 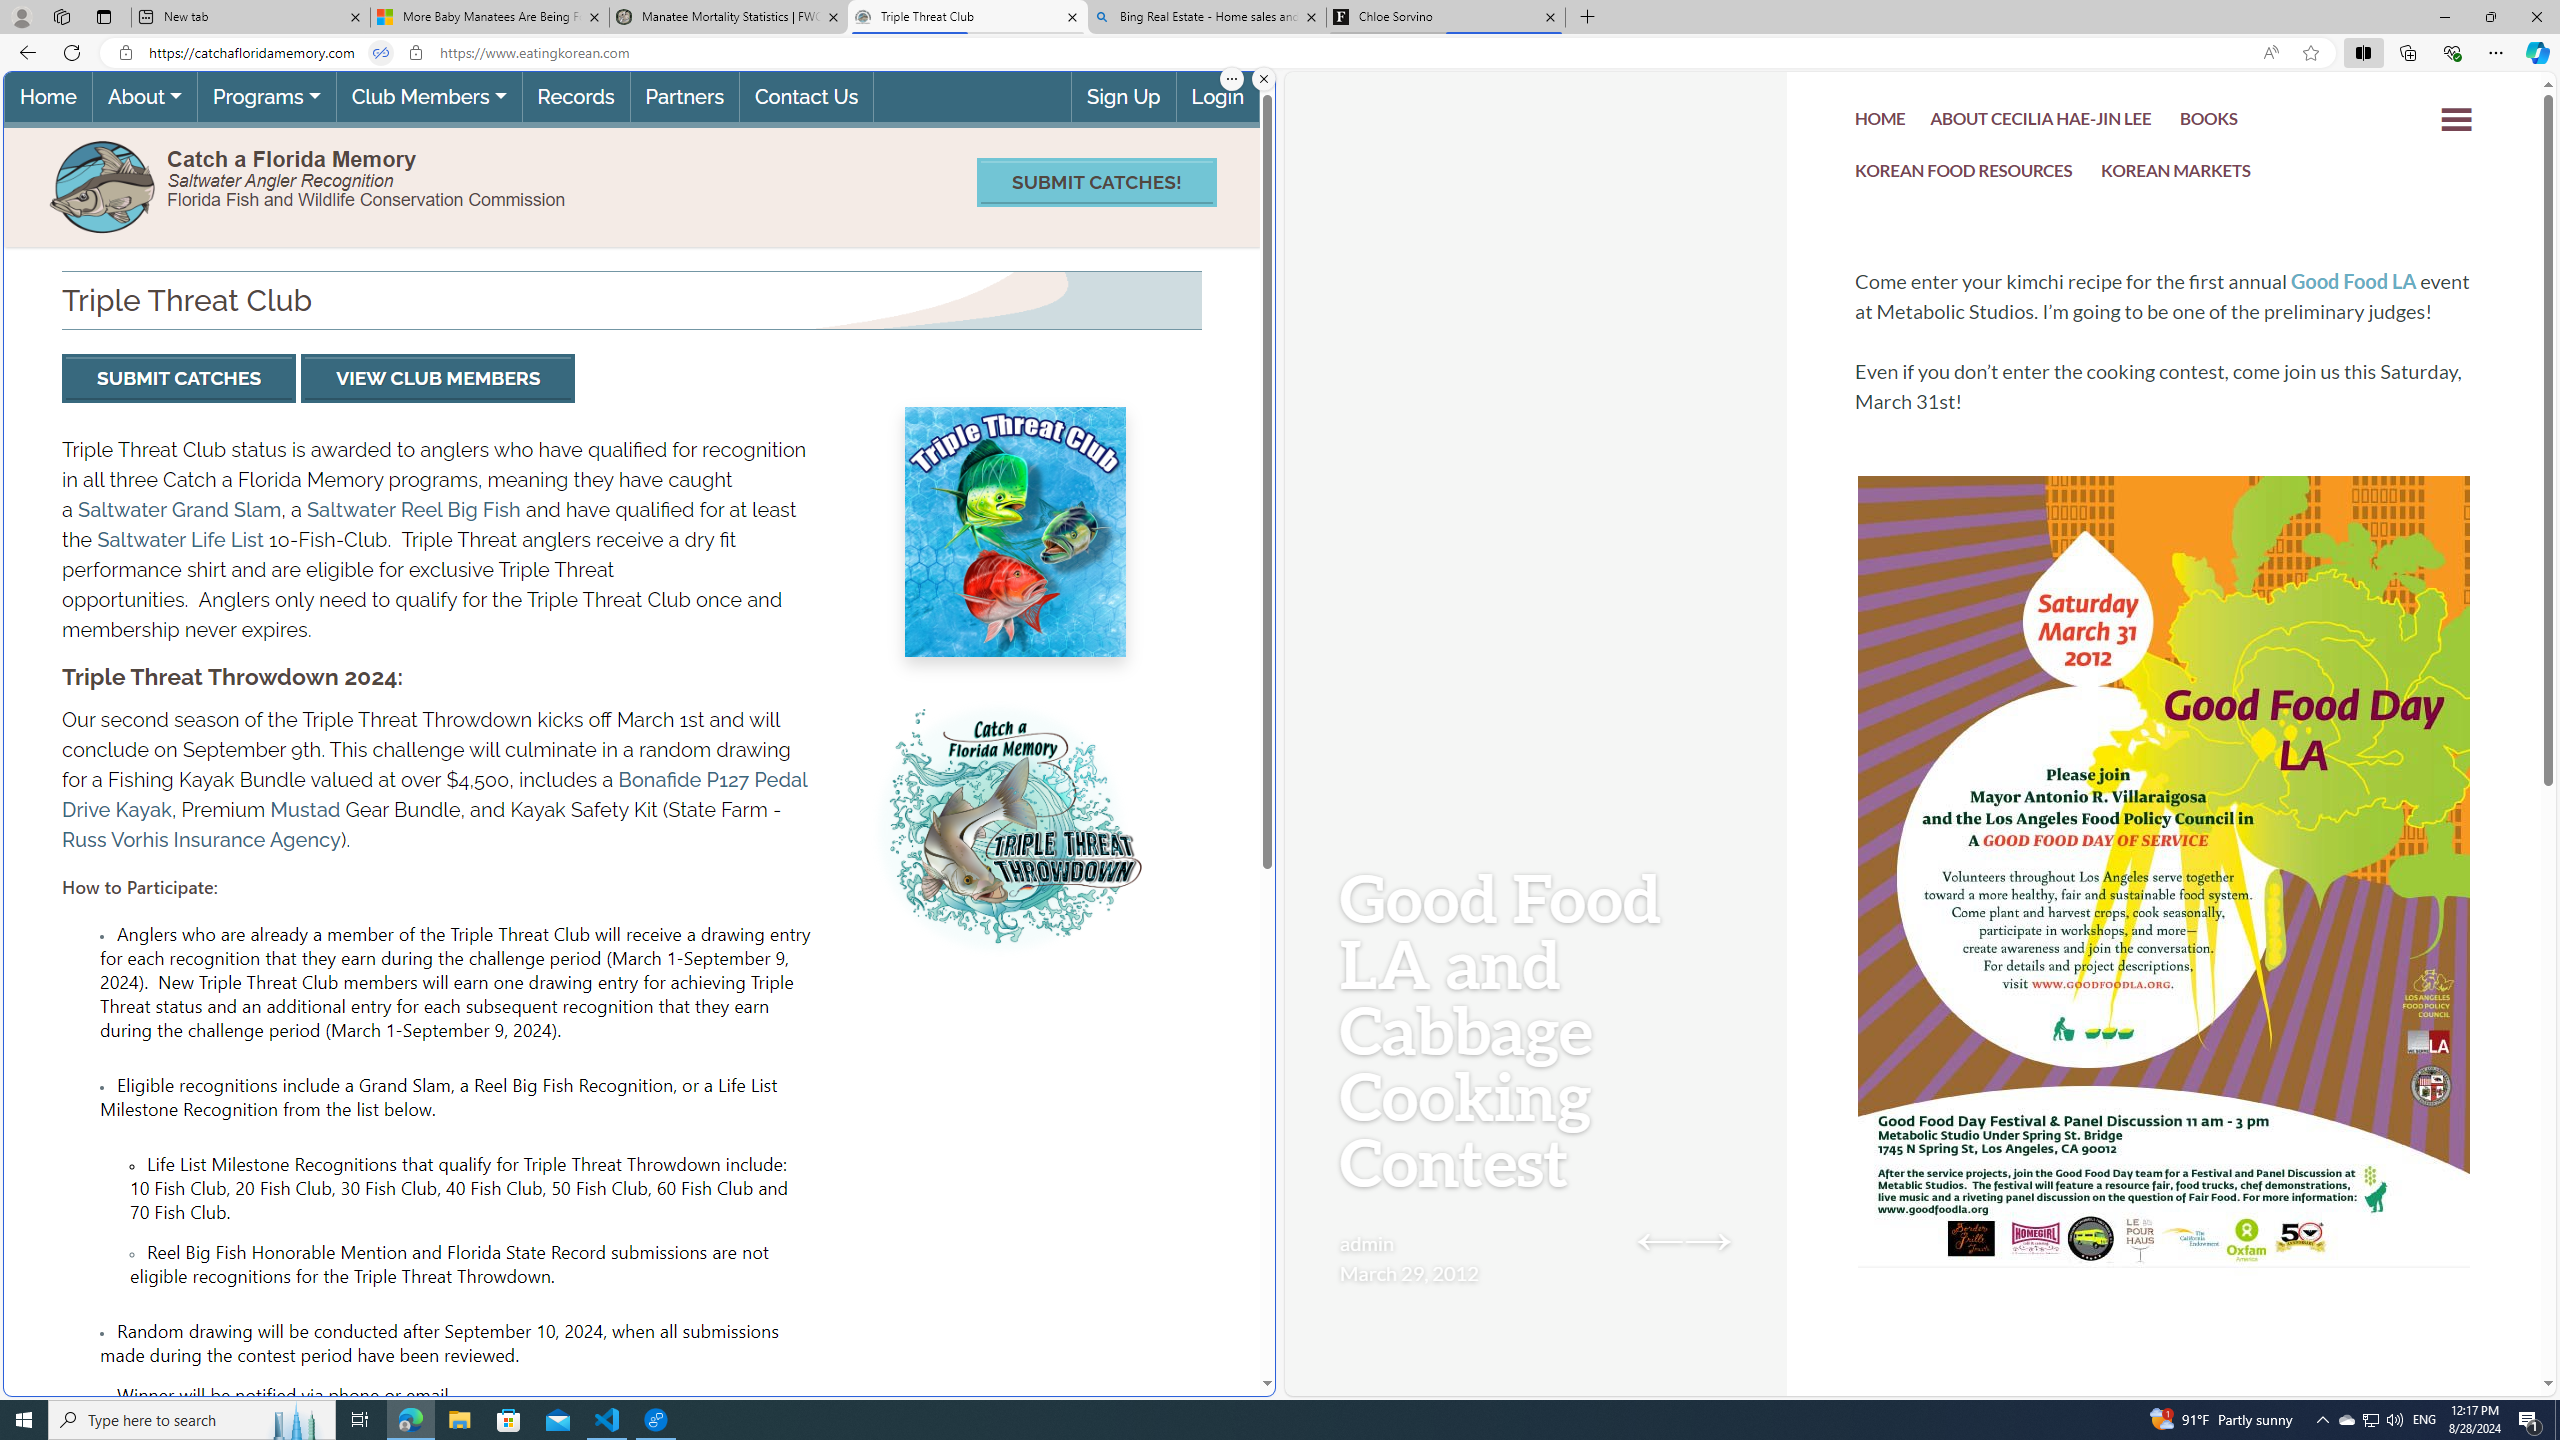 What do you see at coordinates (1880, 120) in the screenshot?
I see `'HOME'` at bounding box center [1880, 120].